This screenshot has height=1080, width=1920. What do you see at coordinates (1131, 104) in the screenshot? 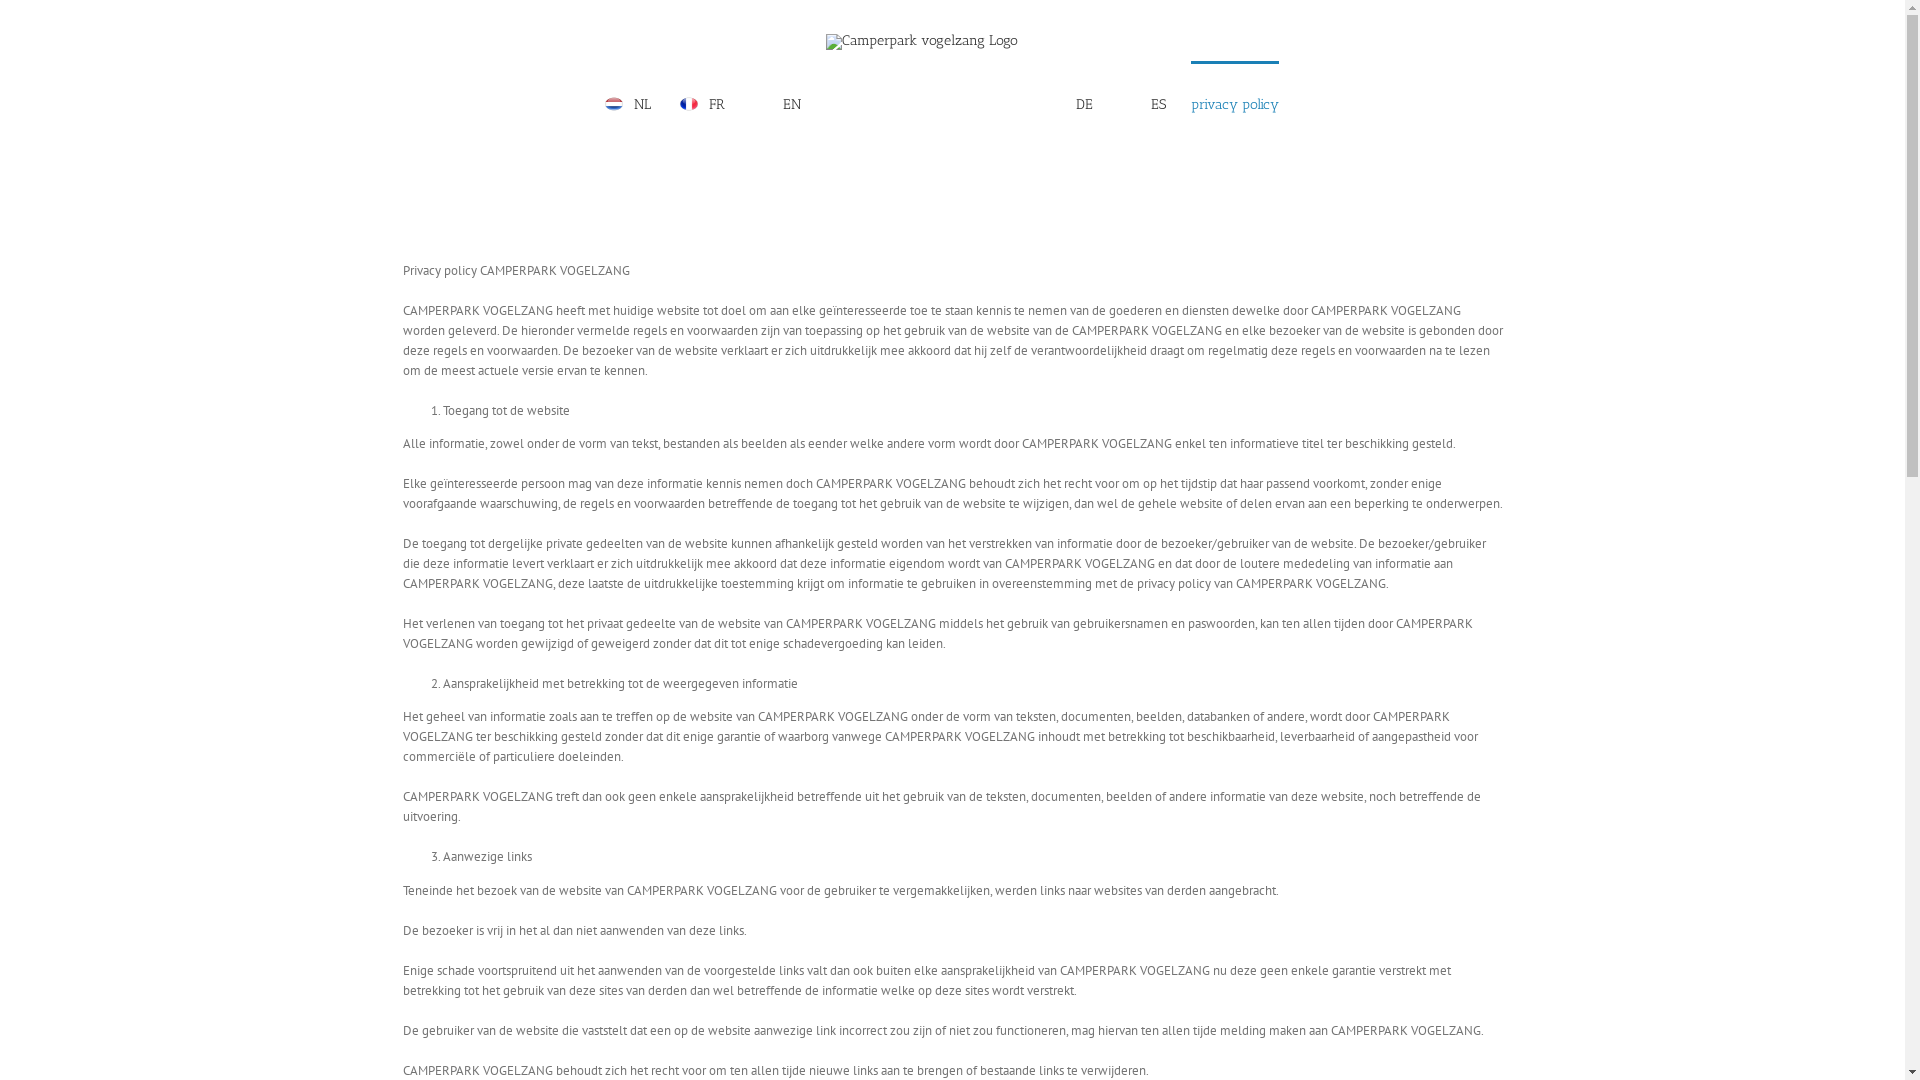
I see `'spain_640'` at bounding box center [1131, 104].